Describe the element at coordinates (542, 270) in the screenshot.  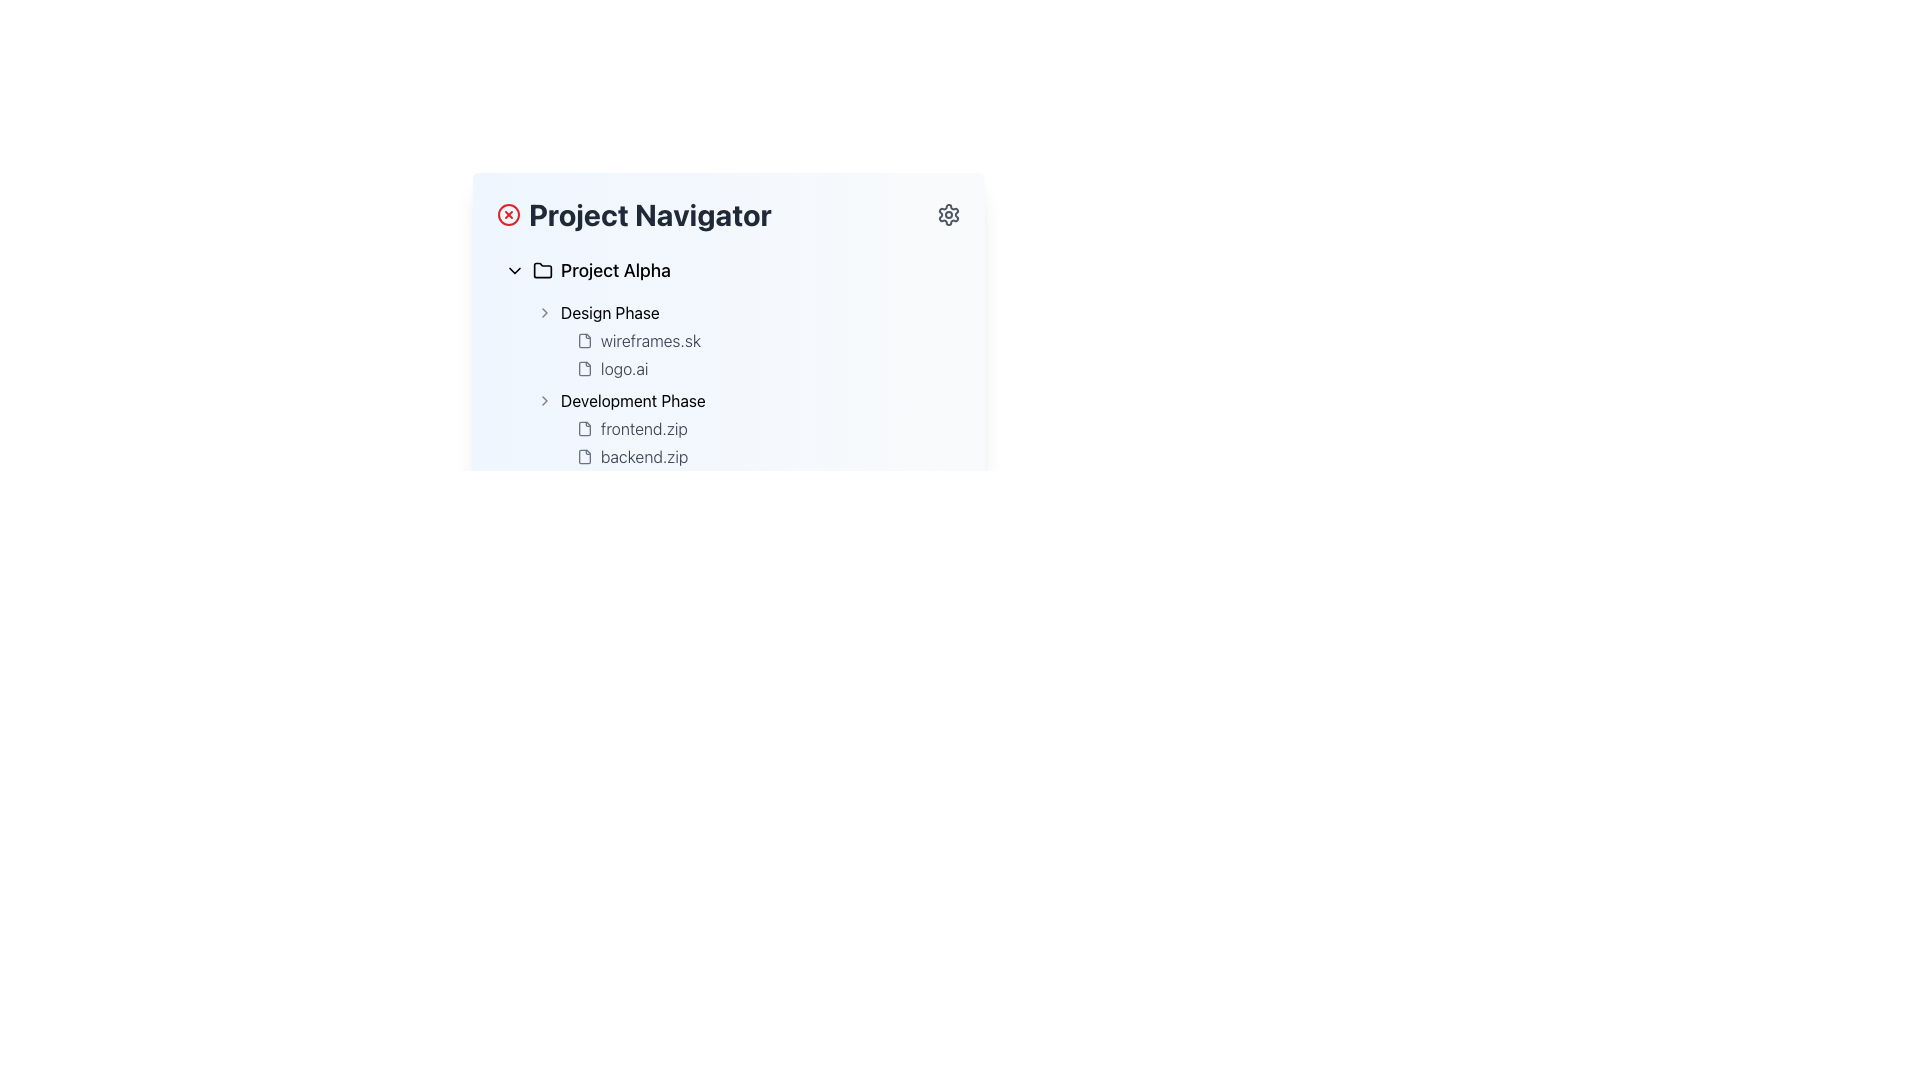
I see `the folder icon associated with 'Project Alpha', located left of the label in the project hierarchy display` at that location.